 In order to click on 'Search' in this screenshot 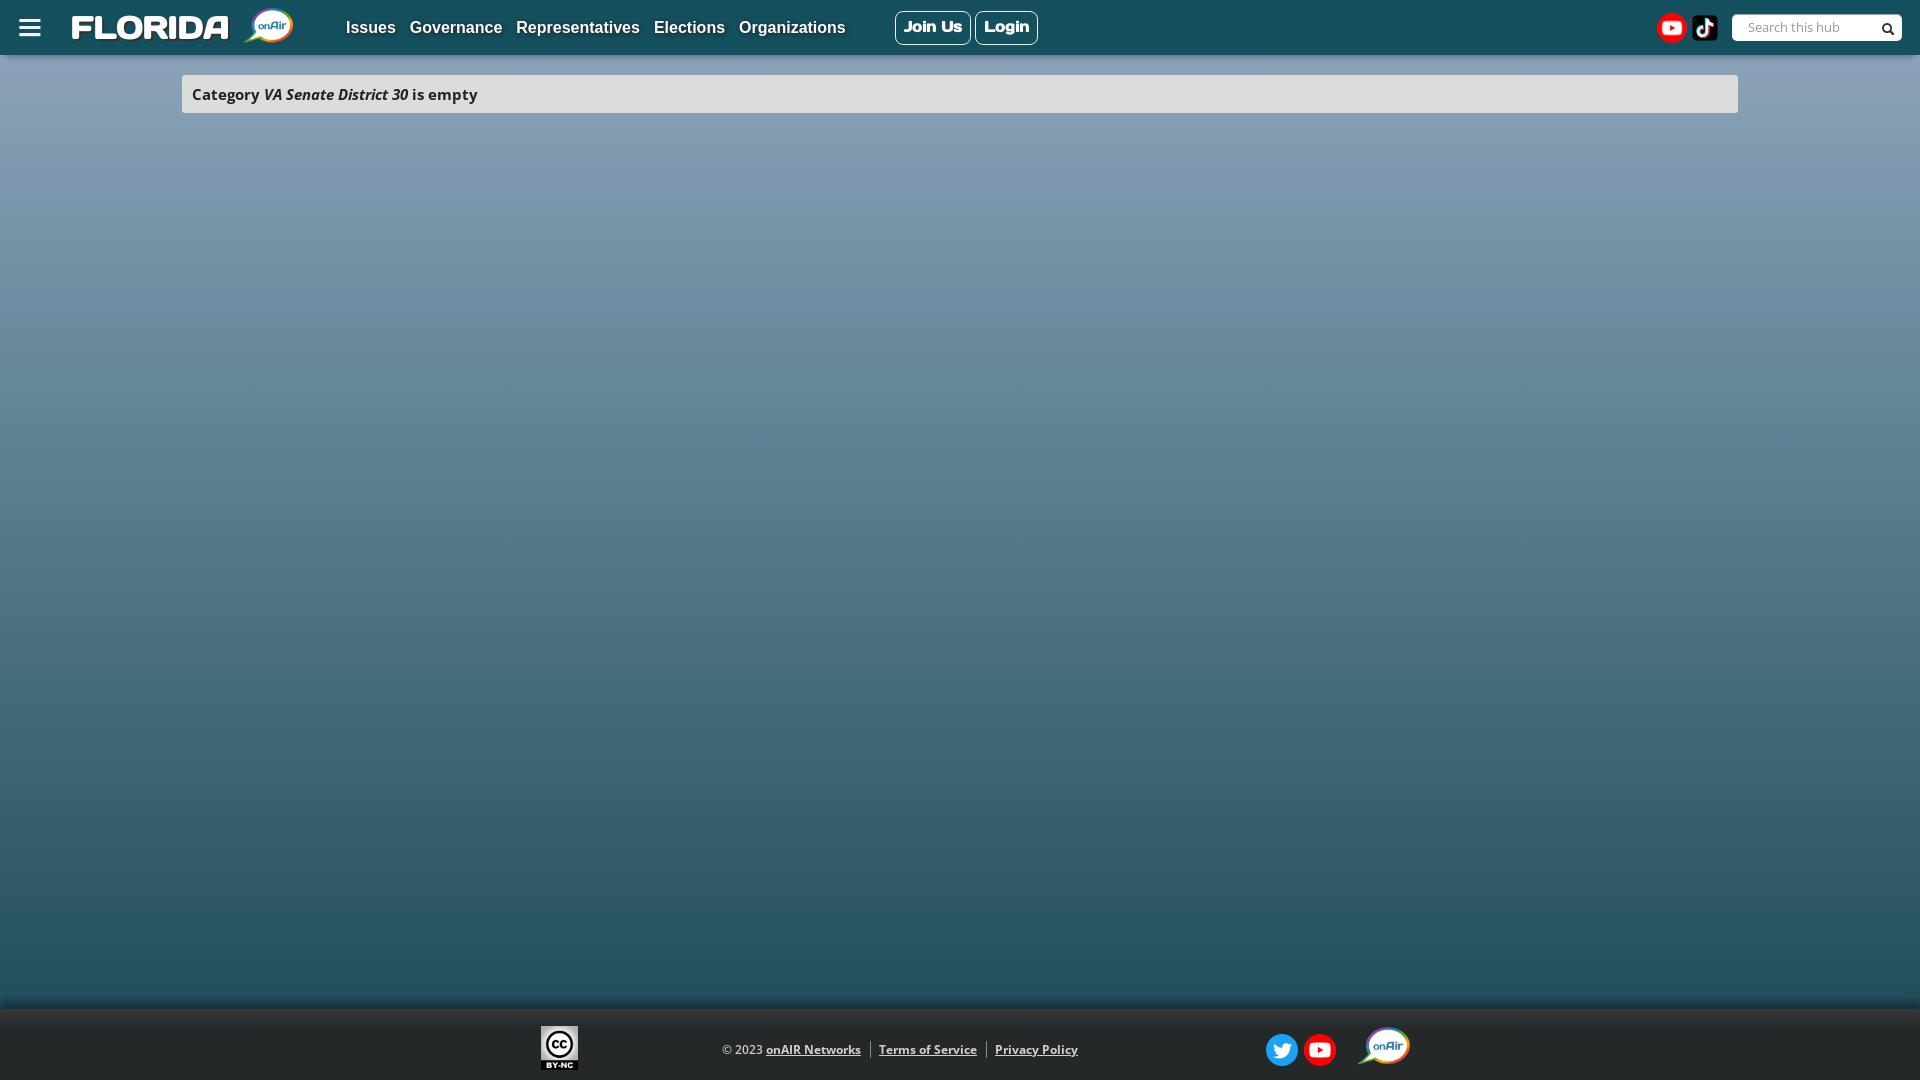, I will do `click(1890, 31)`.